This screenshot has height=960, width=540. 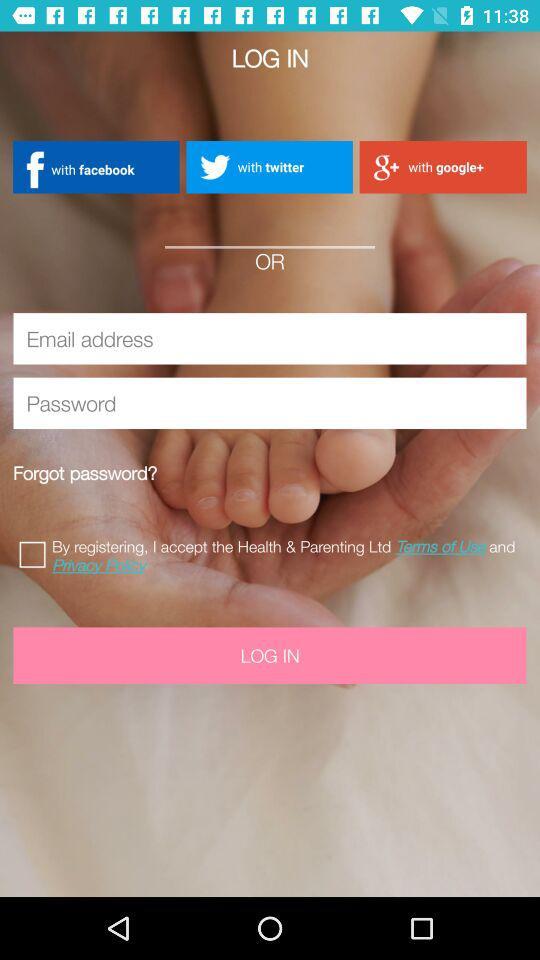 What do you see at coordinates (36, 552) in the screenshot?
I see `check box agree` at bounding box center [36, 552].